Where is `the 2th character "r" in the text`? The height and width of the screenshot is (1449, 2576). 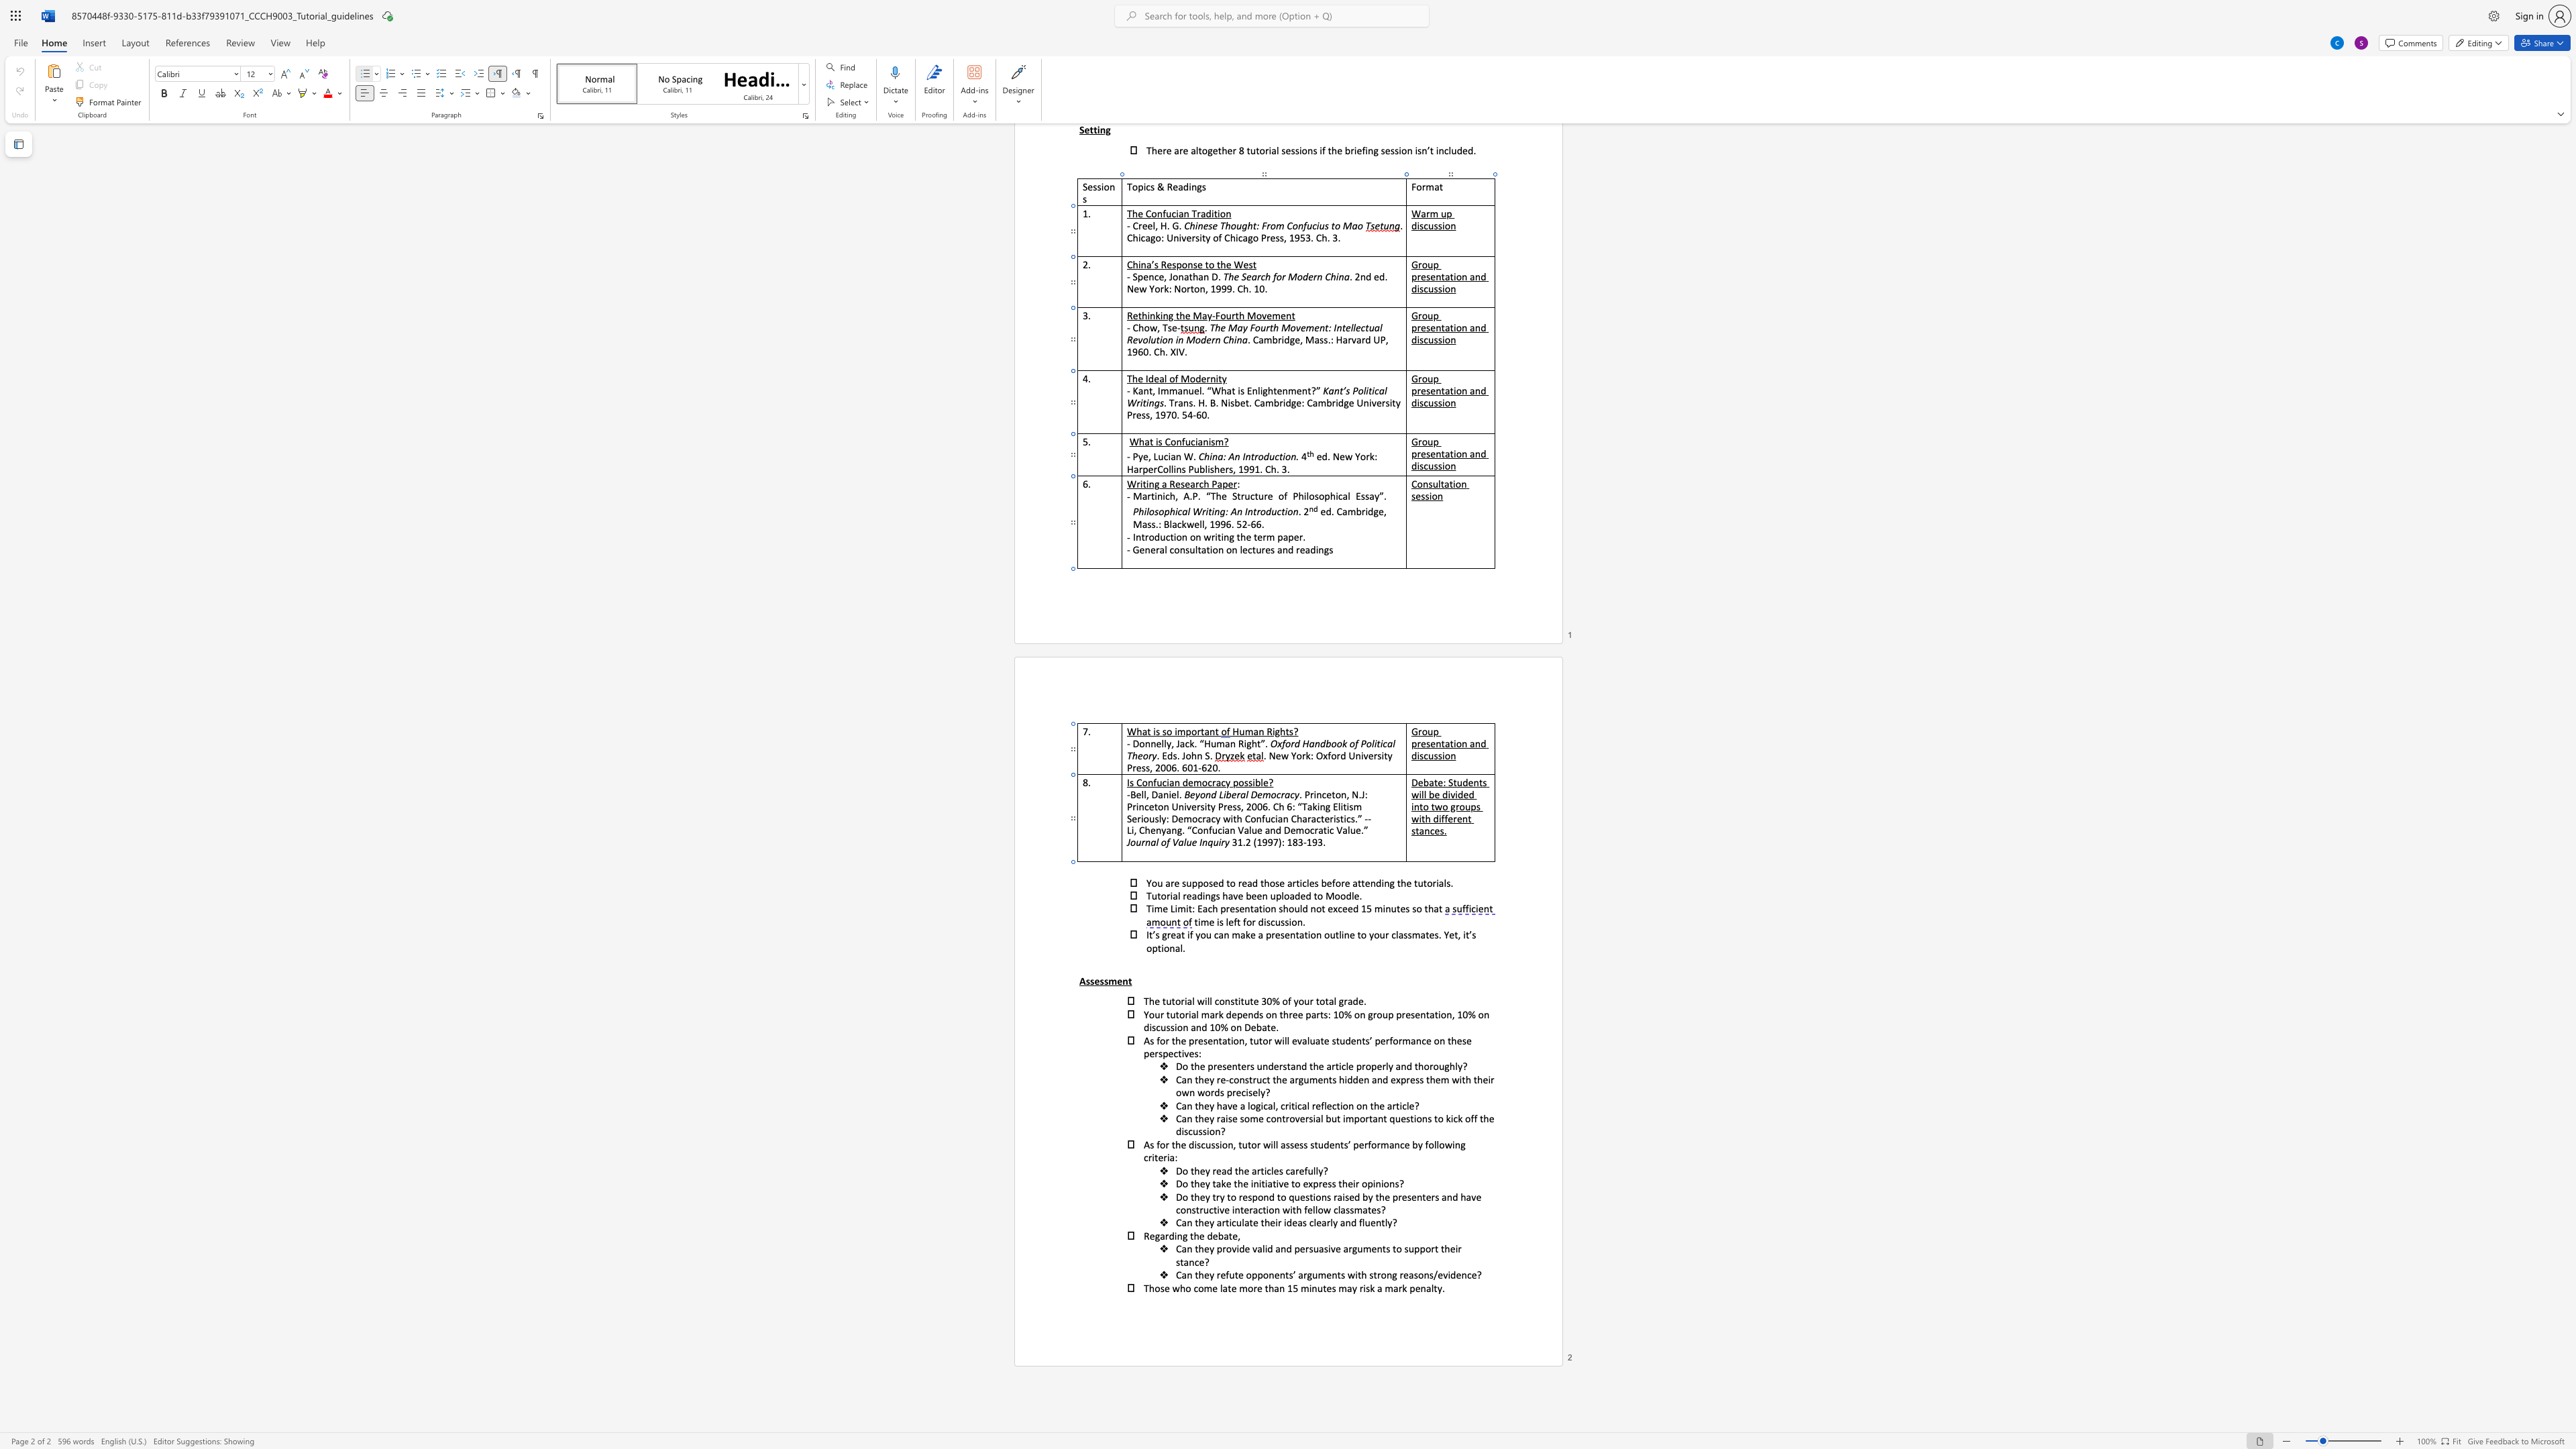
the 2th character "r" in the text is located at coordinates (1360, 1287).